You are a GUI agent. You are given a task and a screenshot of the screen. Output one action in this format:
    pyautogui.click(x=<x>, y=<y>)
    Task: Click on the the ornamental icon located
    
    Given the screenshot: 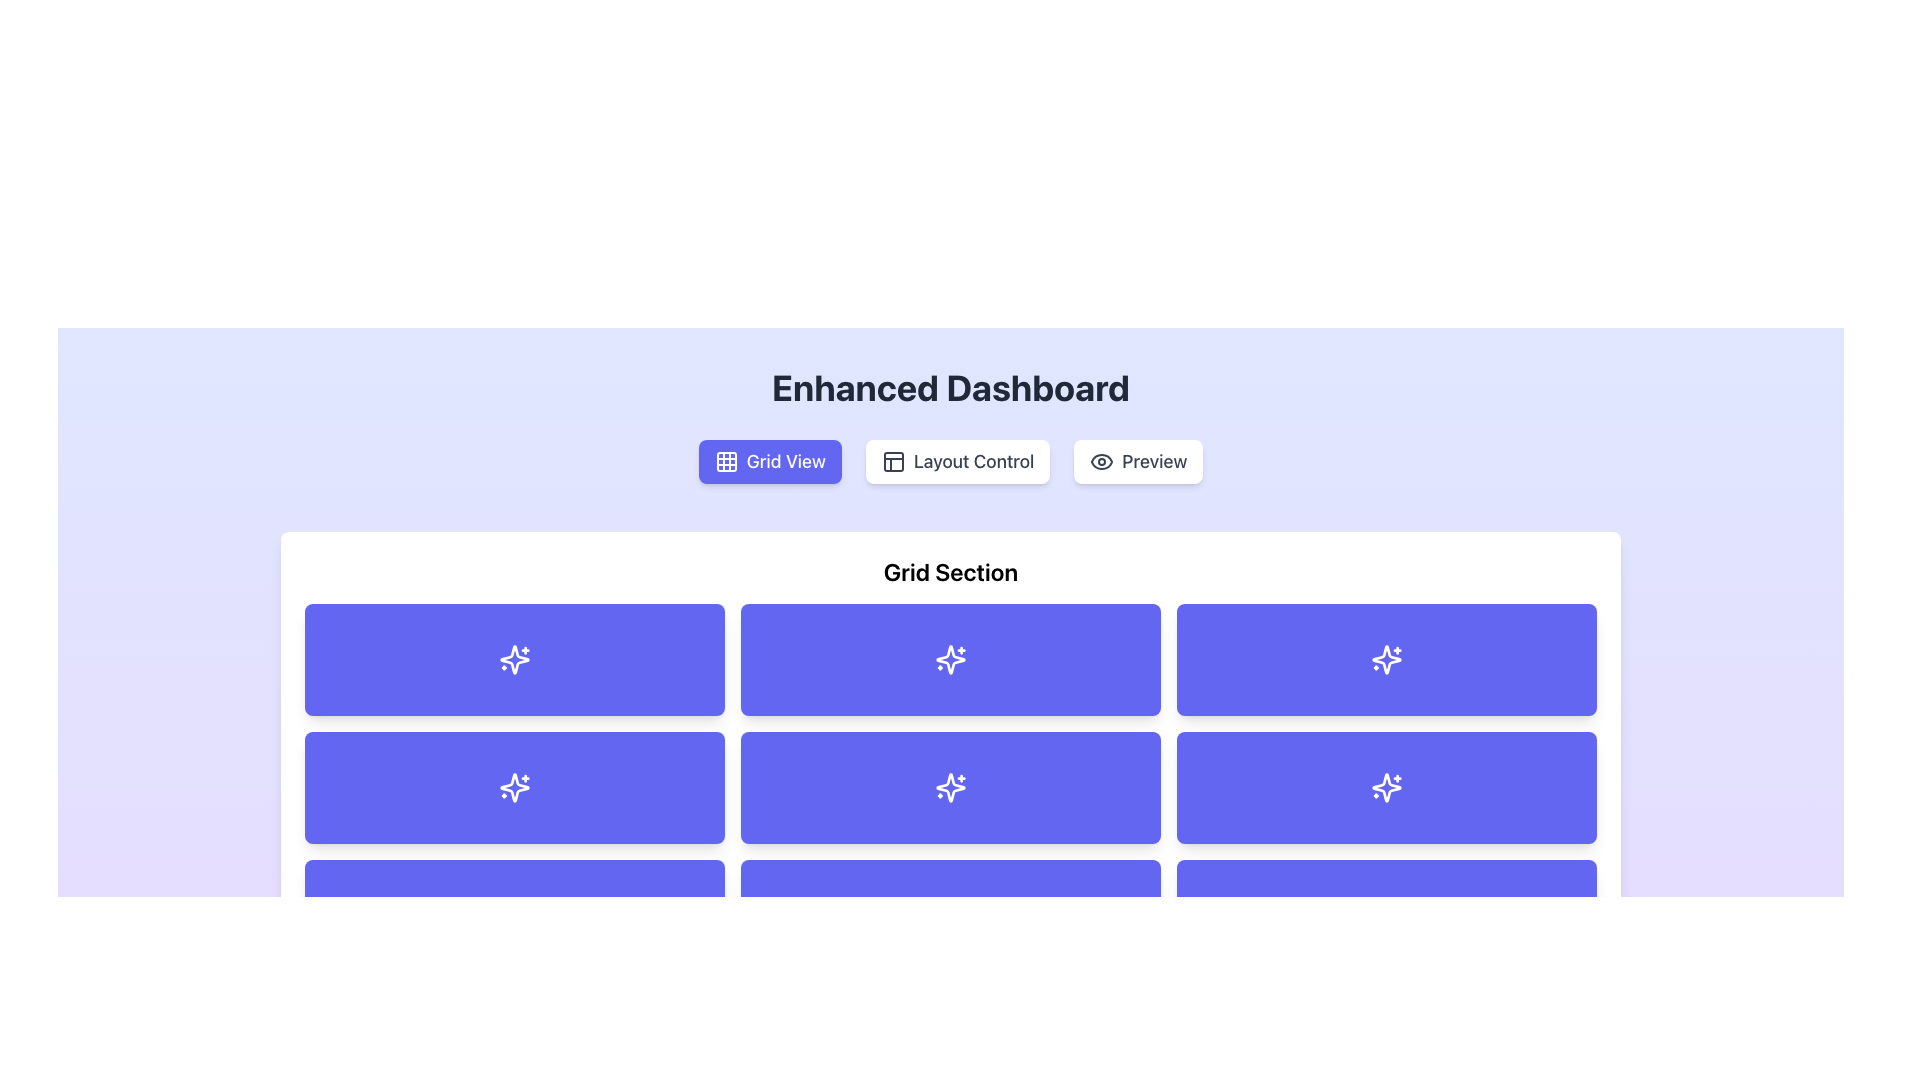 What is the action you would take?
    pyautogui.click(x=1385, y=786)
    